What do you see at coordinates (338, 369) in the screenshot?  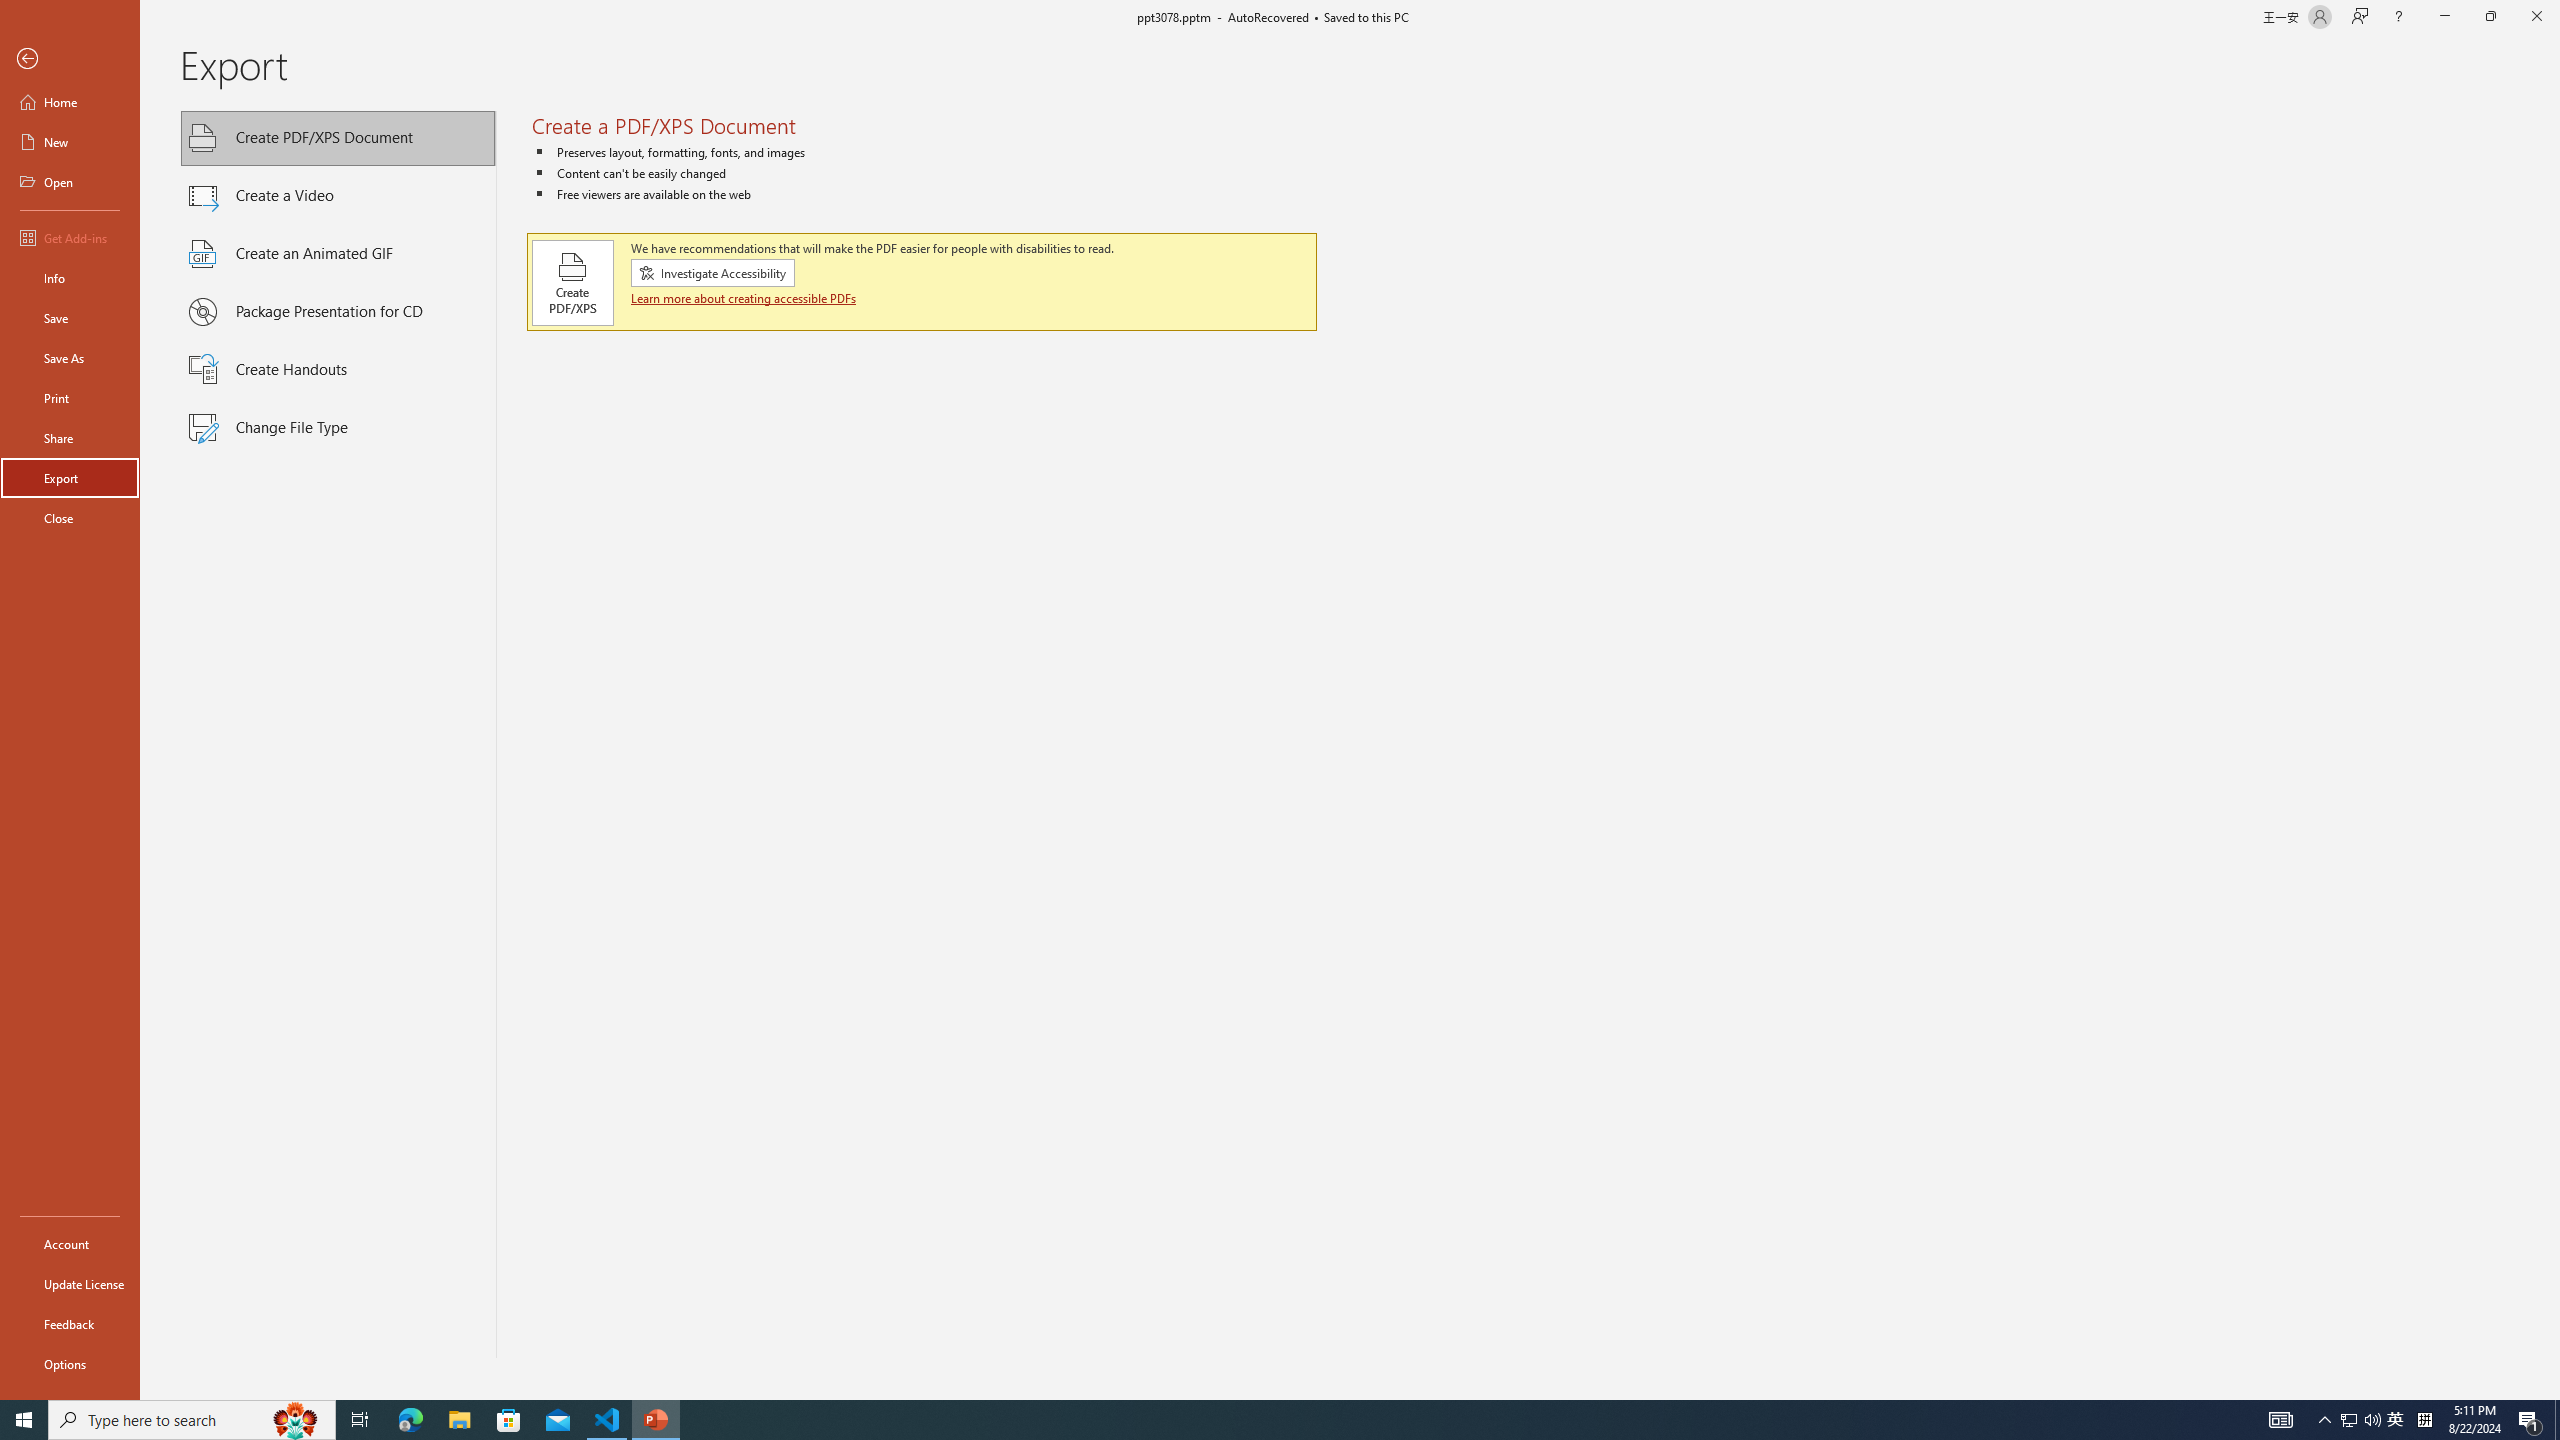 I see `'Create Handouts'` at bounding box center [338, 369].